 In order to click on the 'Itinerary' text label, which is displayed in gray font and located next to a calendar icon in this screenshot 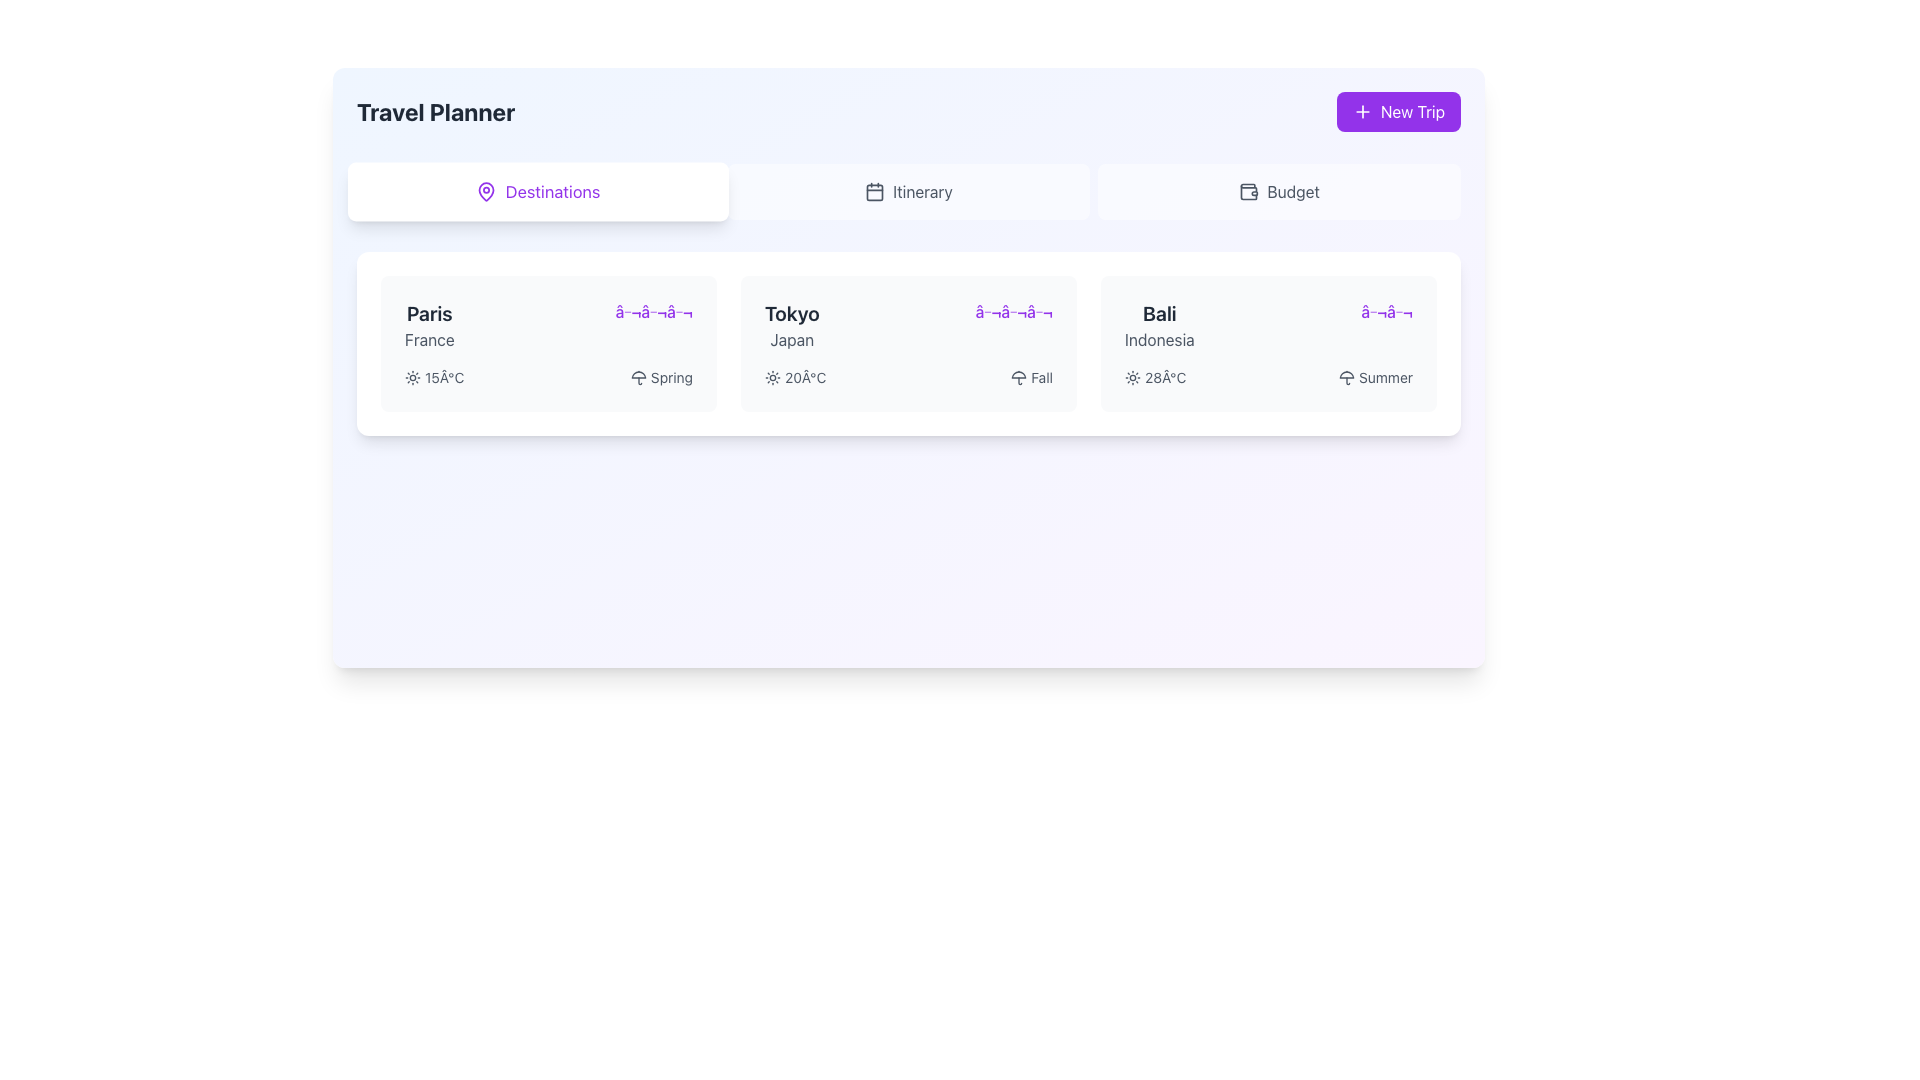, I will do `click(921, 192)`.